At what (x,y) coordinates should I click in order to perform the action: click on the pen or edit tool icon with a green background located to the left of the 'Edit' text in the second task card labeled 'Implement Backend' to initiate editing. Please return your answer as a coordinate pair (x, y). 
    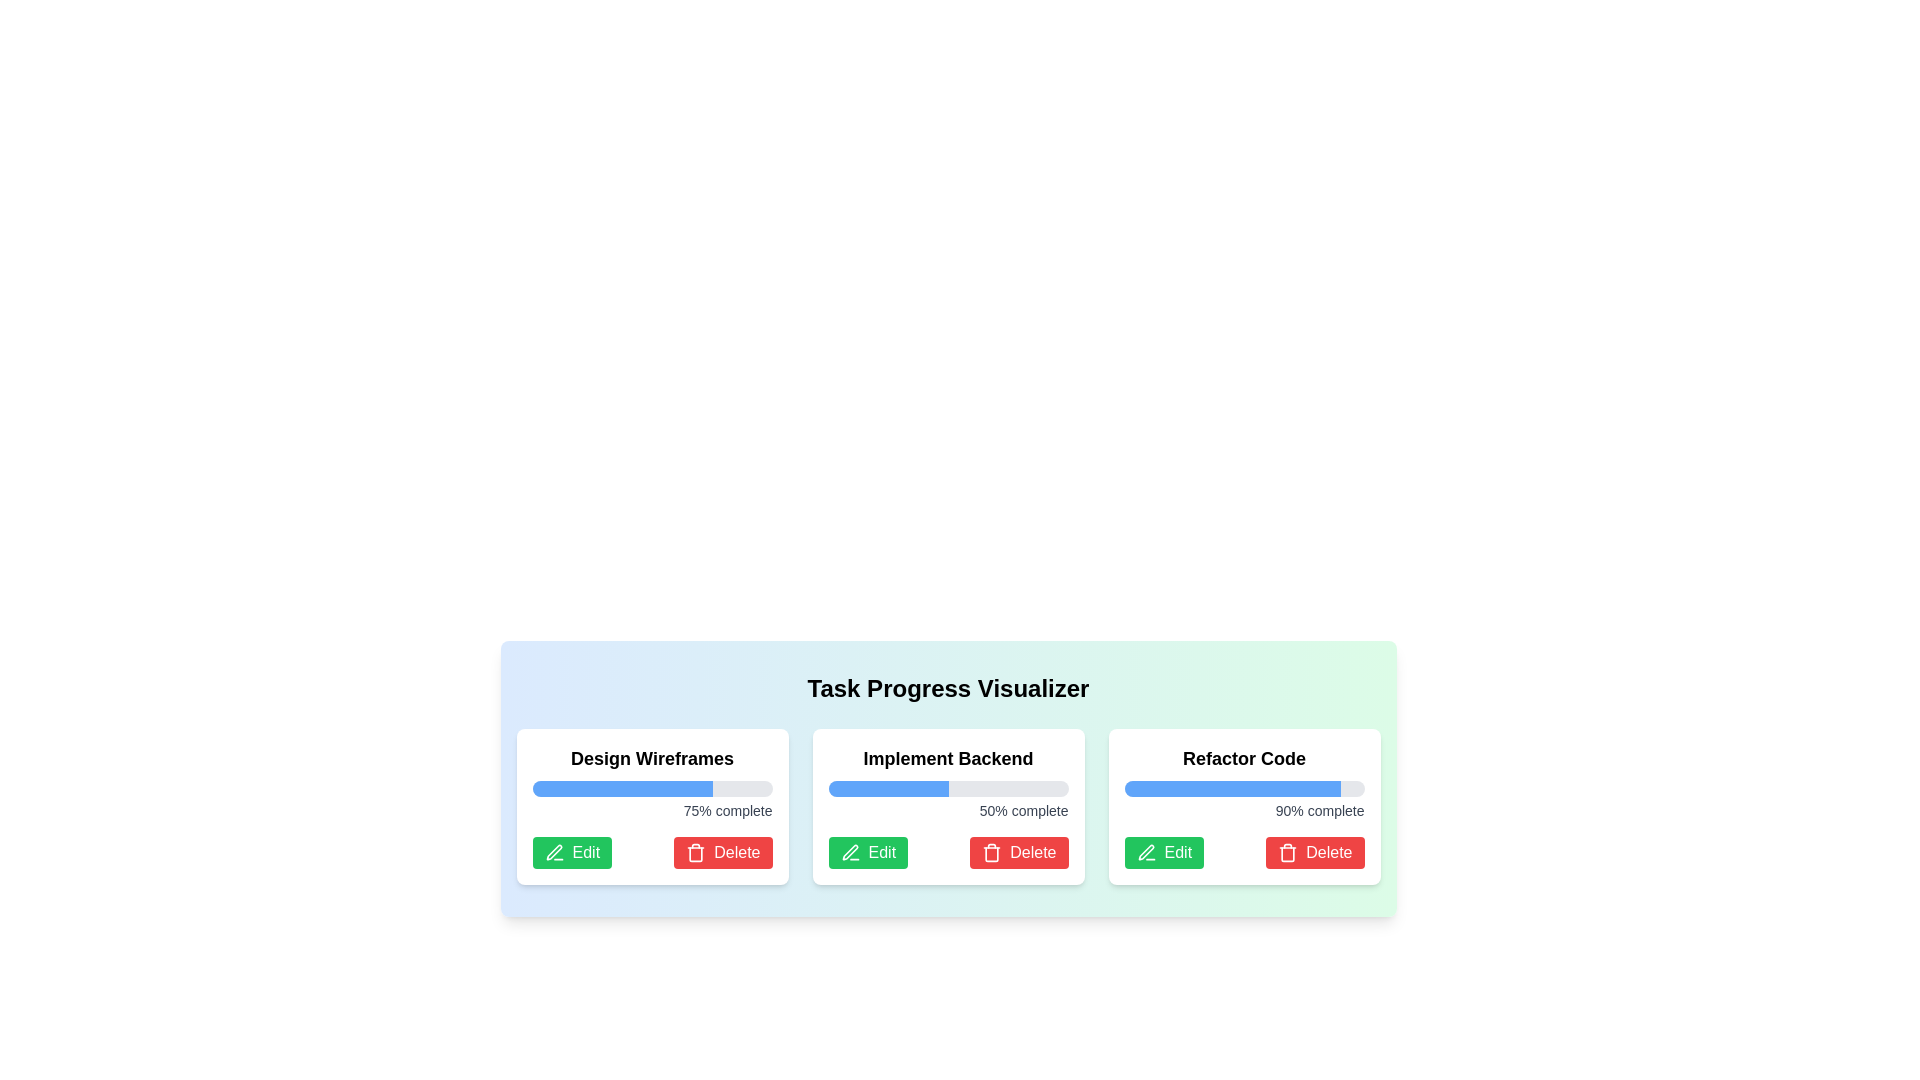
    Looking at the image, I should click on (850, 852).